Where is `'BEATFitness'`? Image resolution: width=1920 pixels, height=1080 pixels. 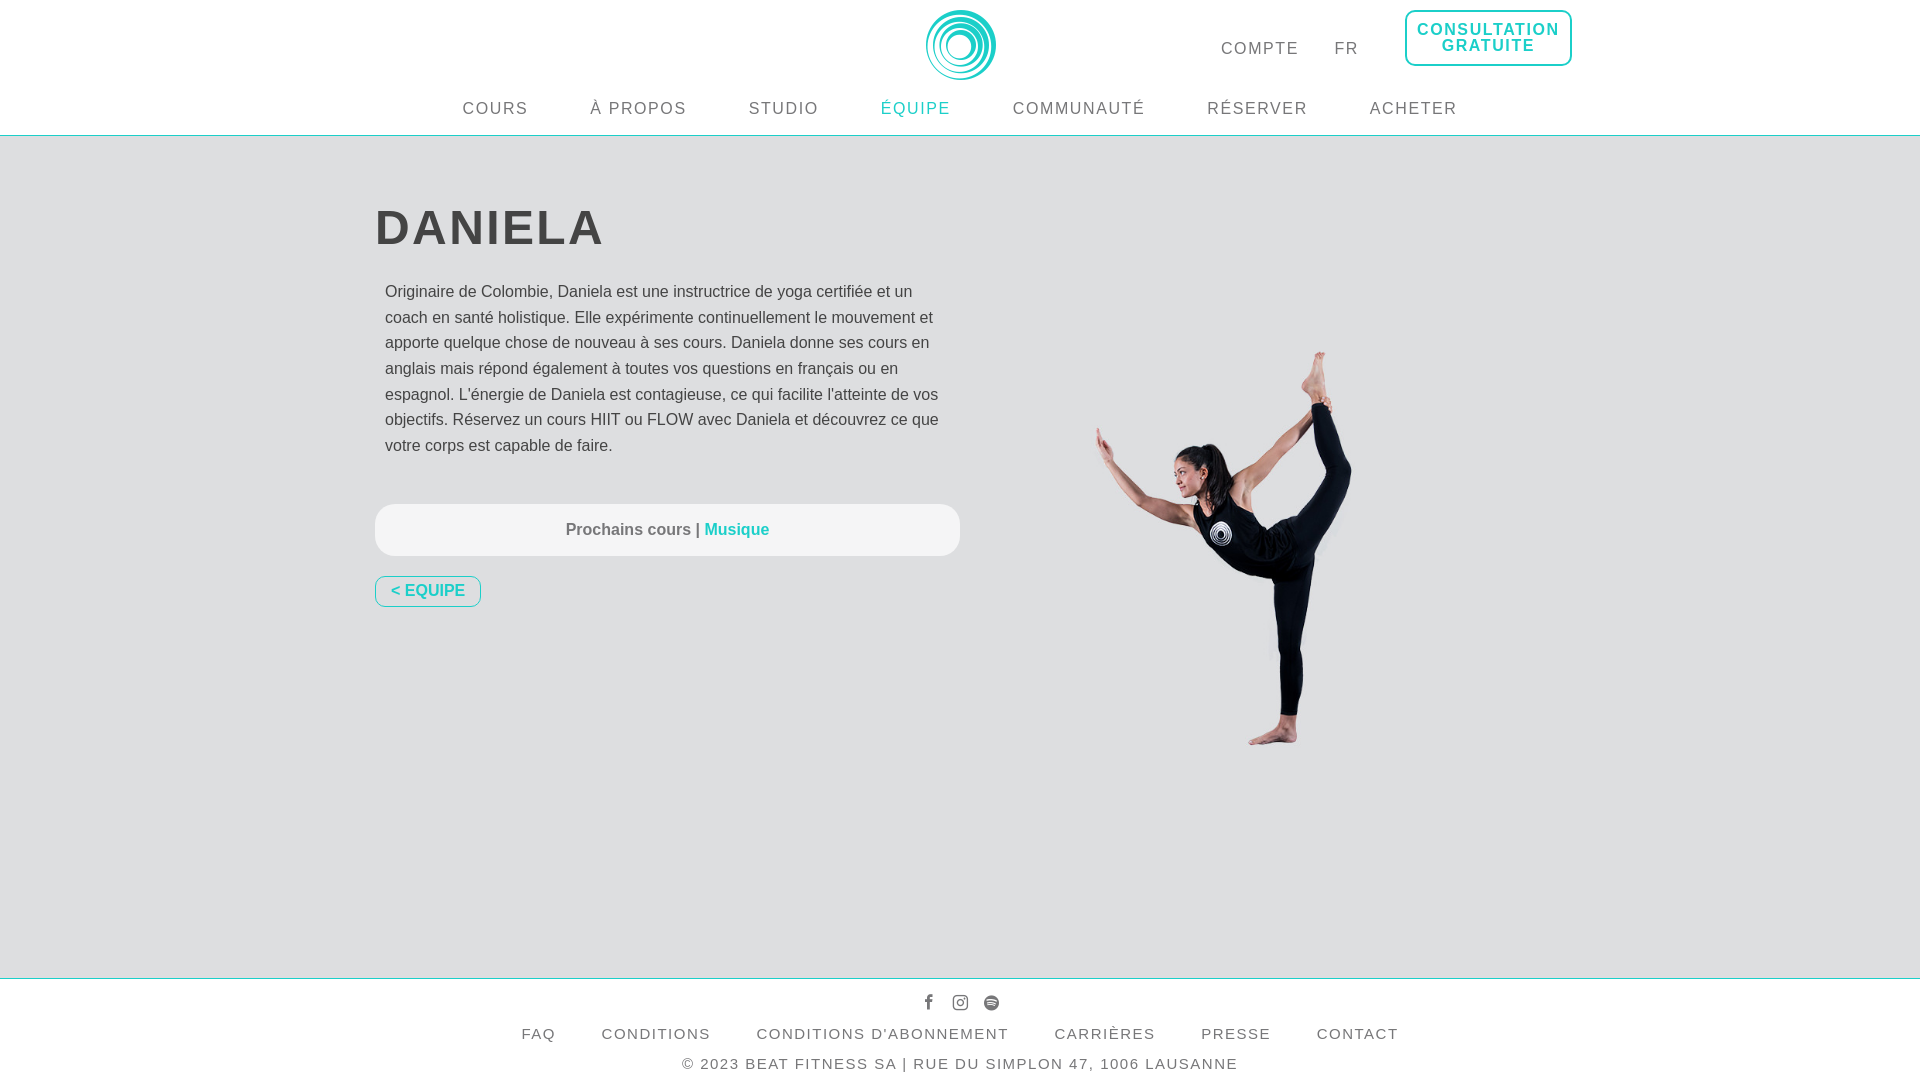
'BEATFitness' is located at coordinates (960, 69).